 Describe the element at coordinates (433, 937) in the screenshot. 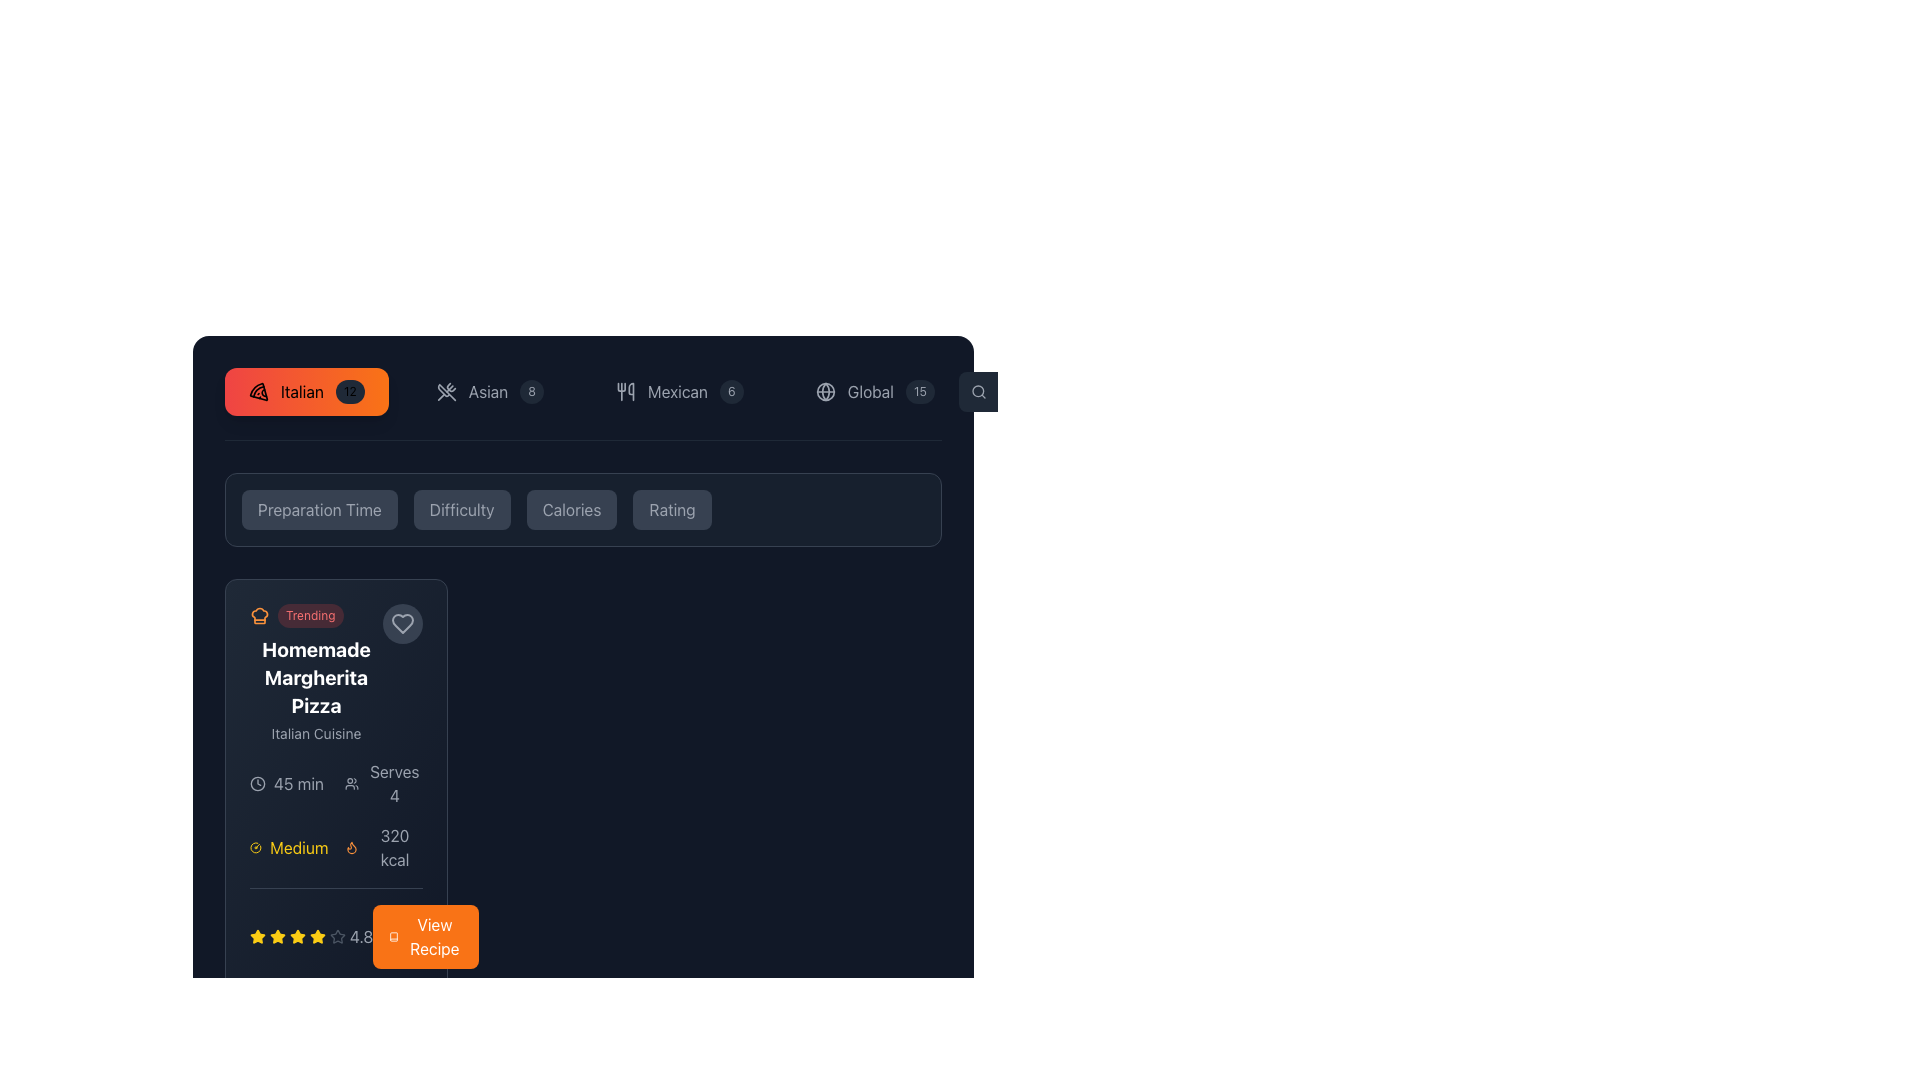

I see `the 'View Recipe' text label within the button` at that location.